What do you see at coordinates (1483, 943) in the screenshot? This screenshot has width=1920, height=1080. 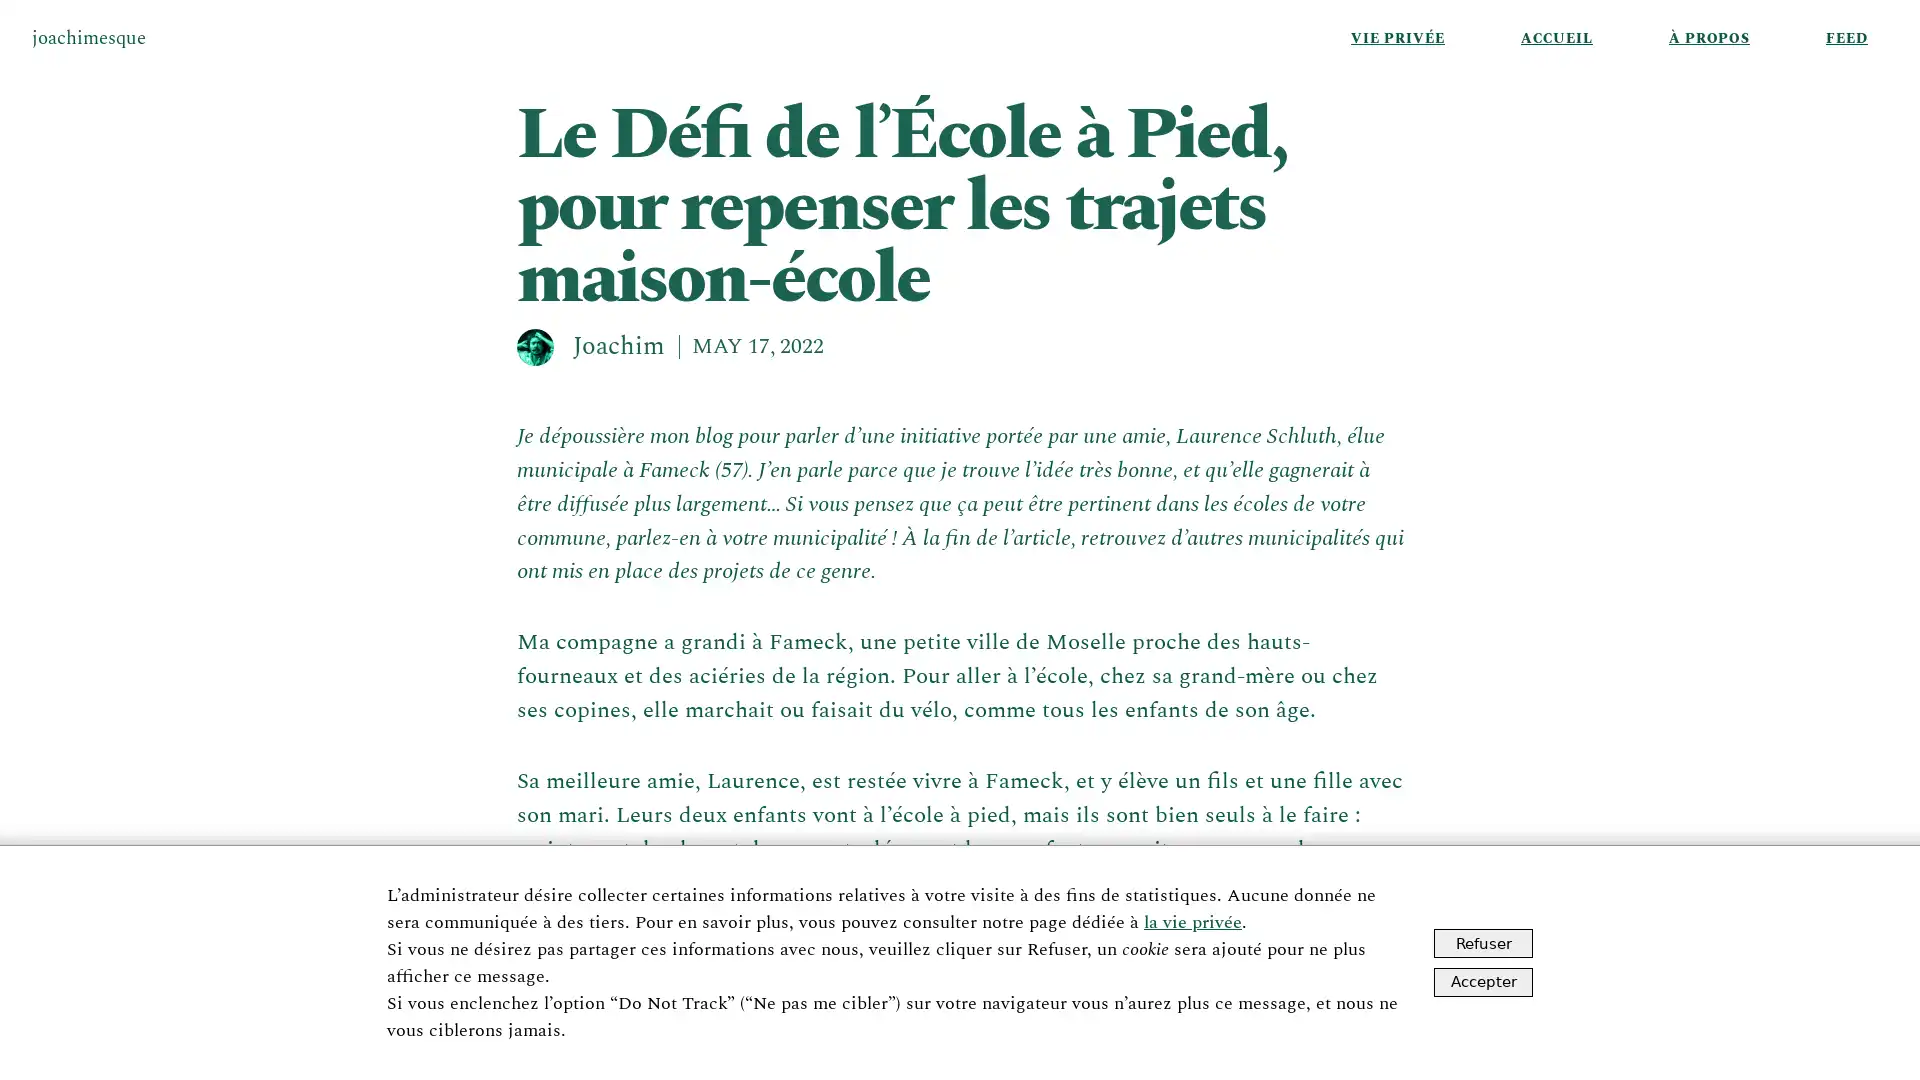 I see `Refuser` at bounding box center [1483, 943].